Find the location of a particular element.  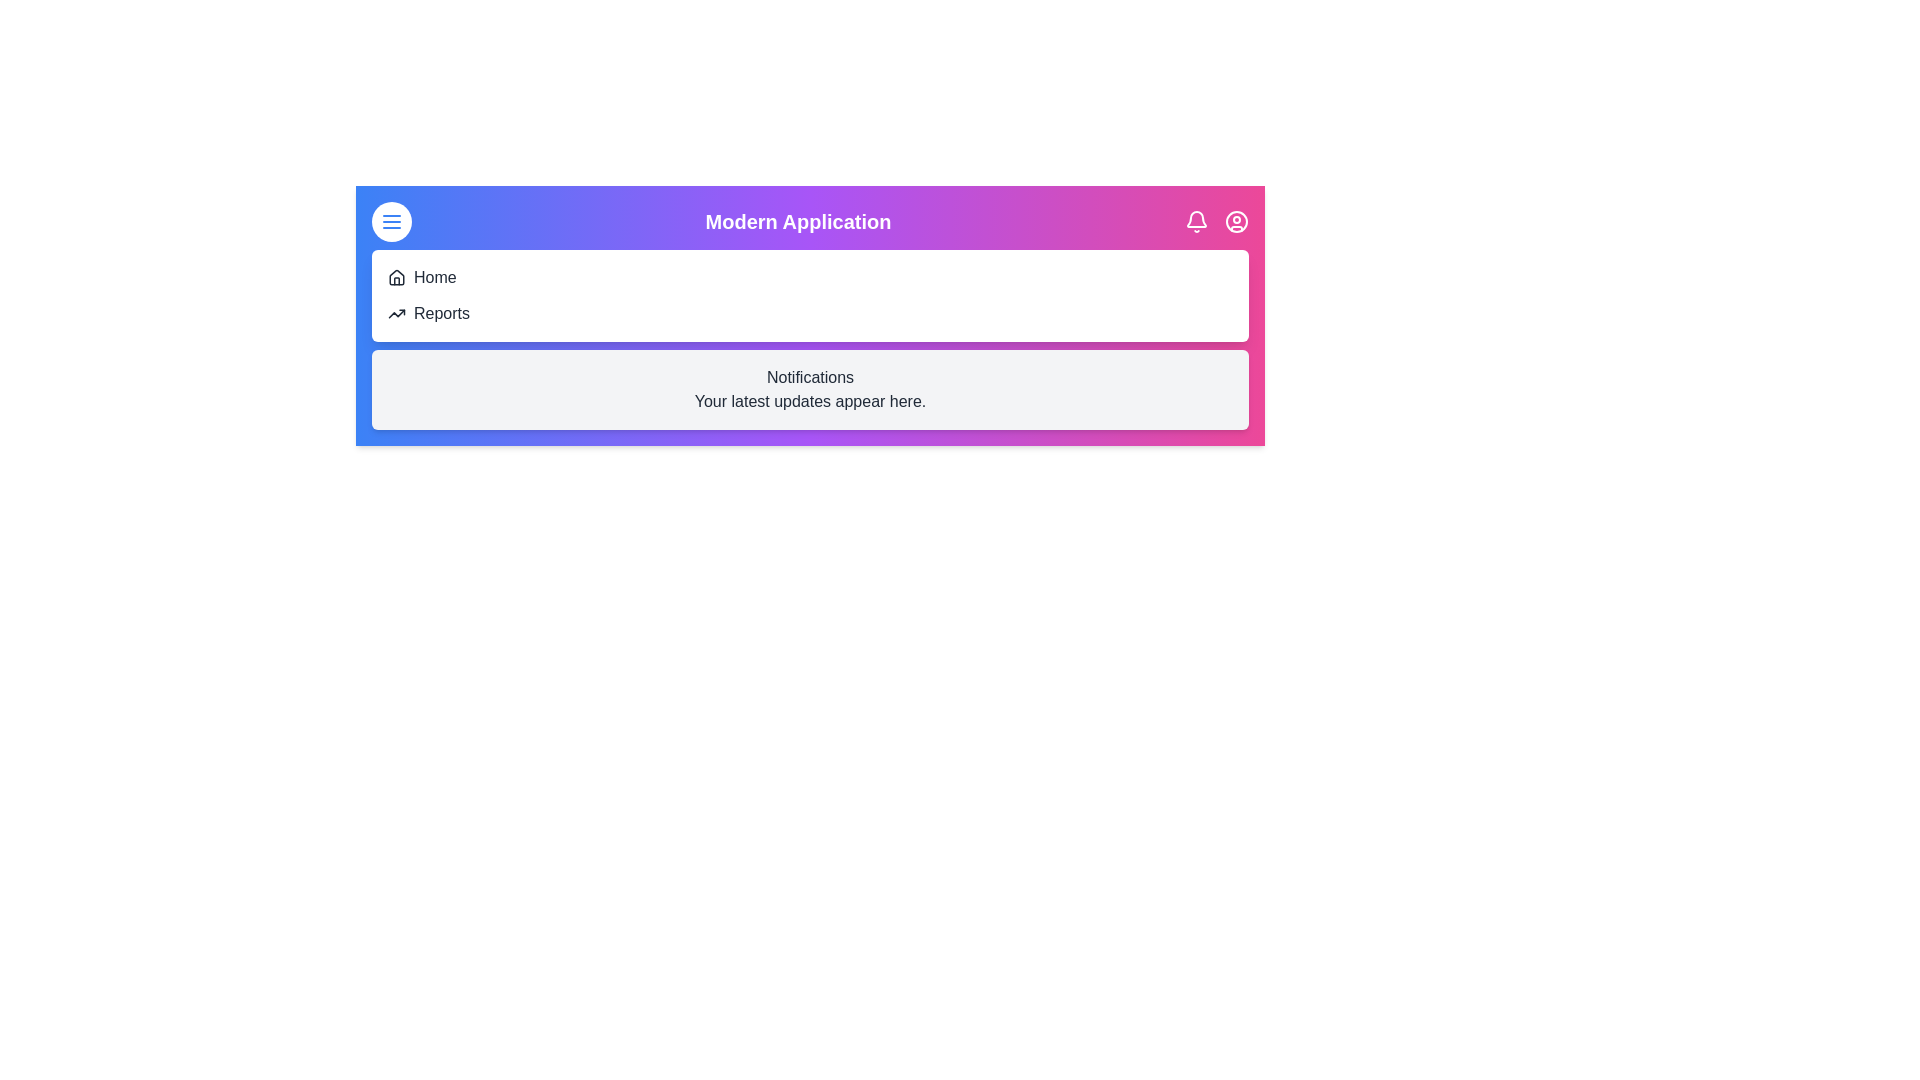

the user profile icon to interact with it is located at coordinates (1236, 222).